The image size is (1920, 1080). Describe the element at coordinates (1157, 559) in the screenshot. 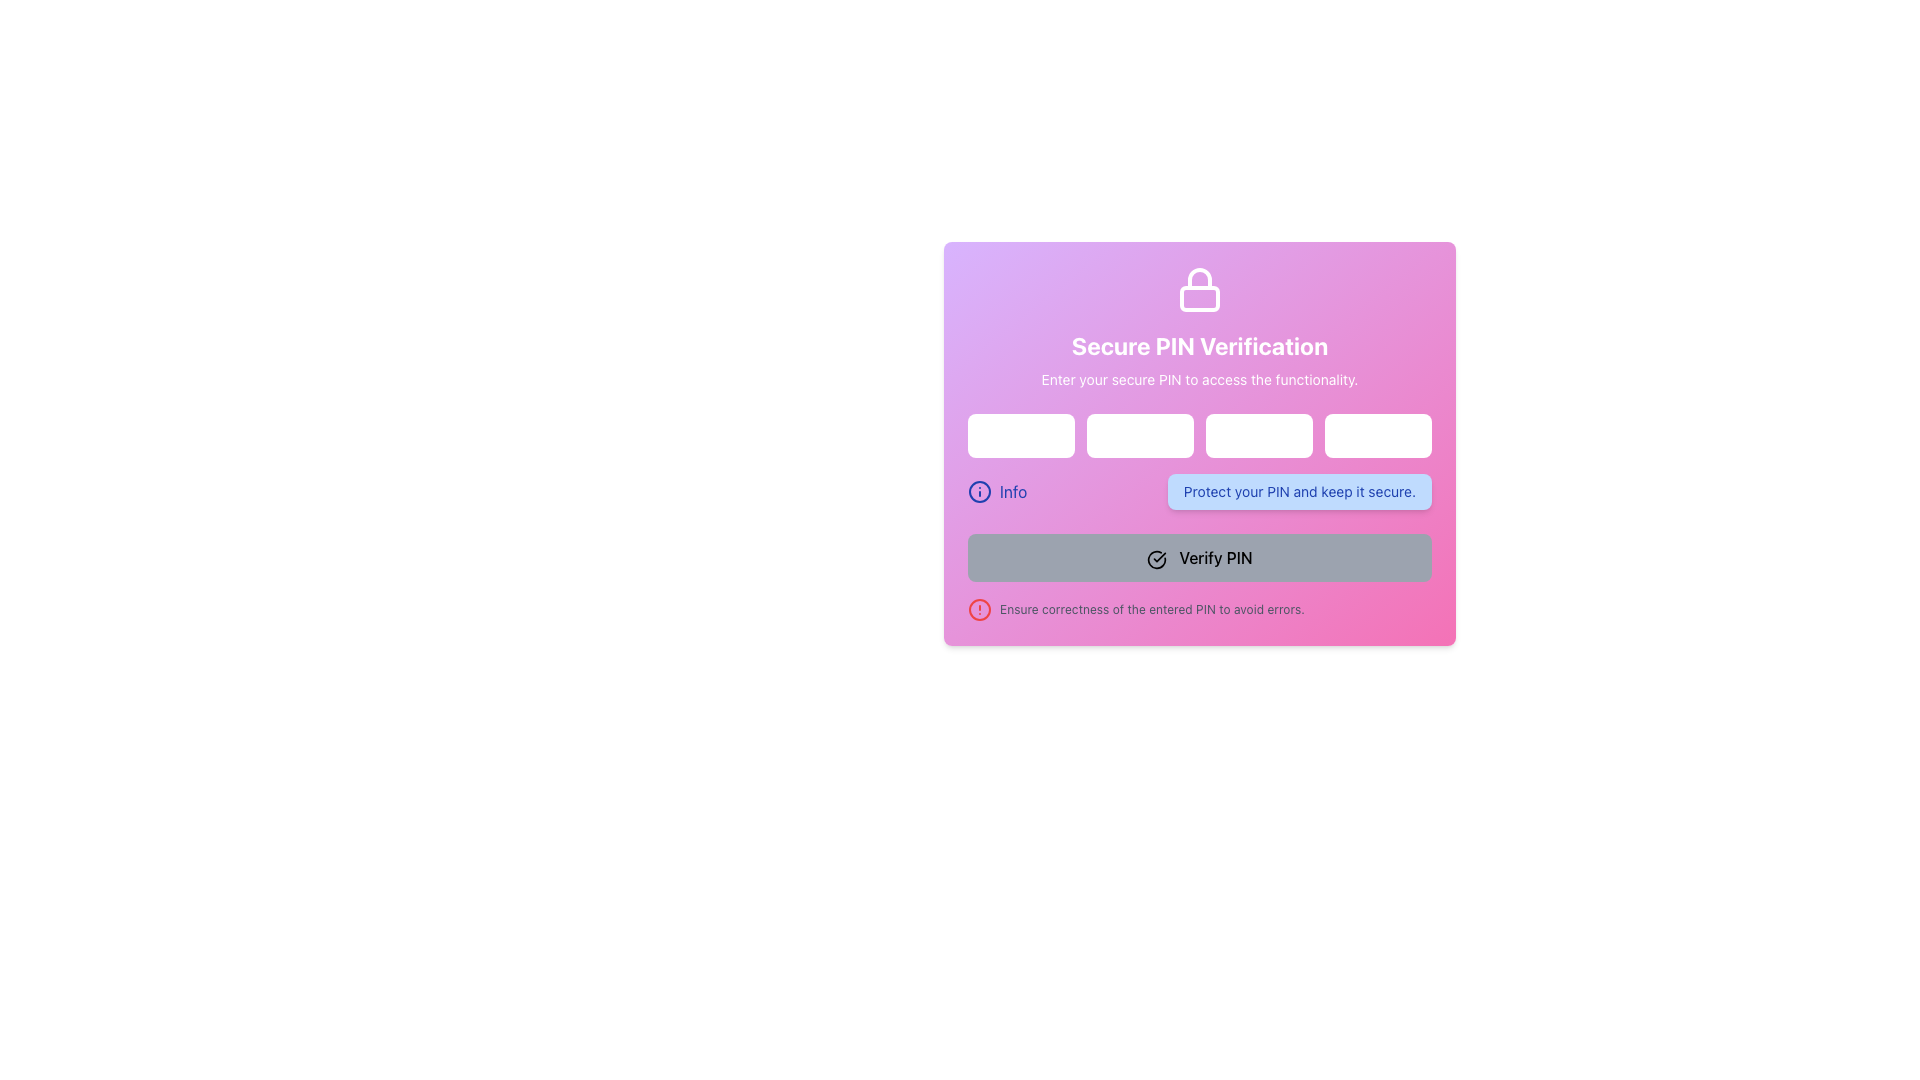

I see `the leftmost circular decorative component of the graphical icon that is part of the 'Verify PIN' button` at that location.